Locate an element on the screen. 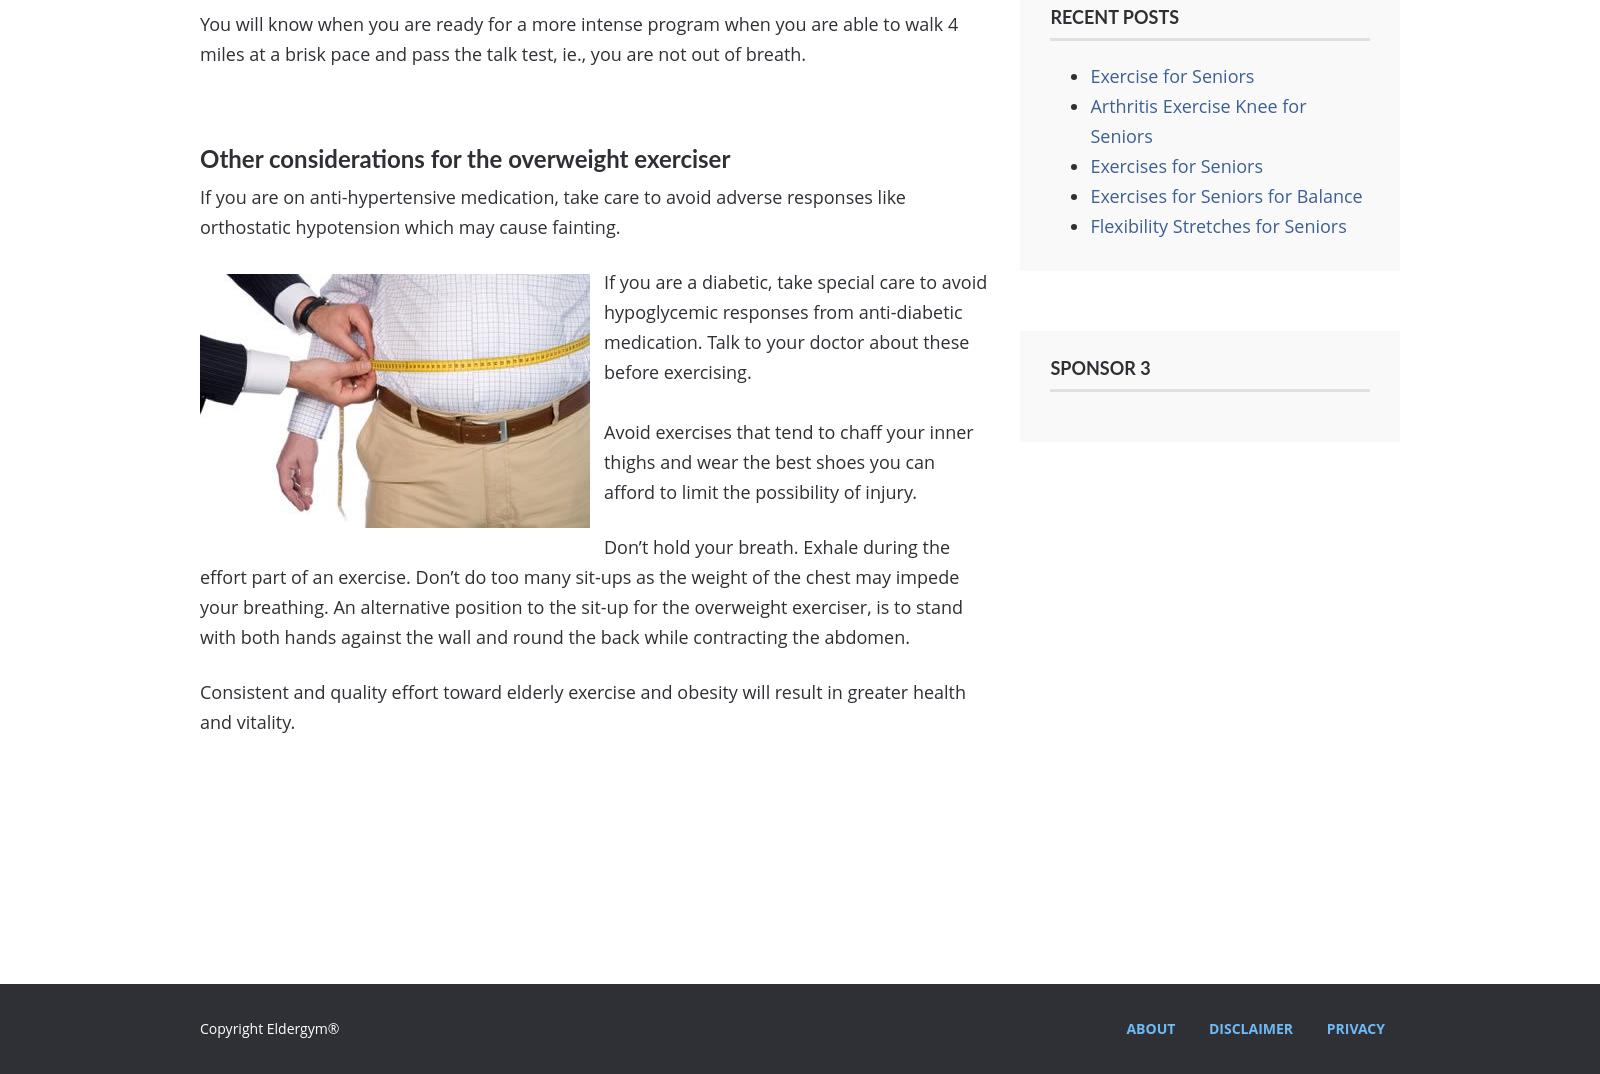 This screenshot has width=1600, height=1074. 'Avoid exercises that tend to chaff your inner thighs and wear the best shoes you can afford to limit the possibility of injury.' is located at coordinates (788, 461).